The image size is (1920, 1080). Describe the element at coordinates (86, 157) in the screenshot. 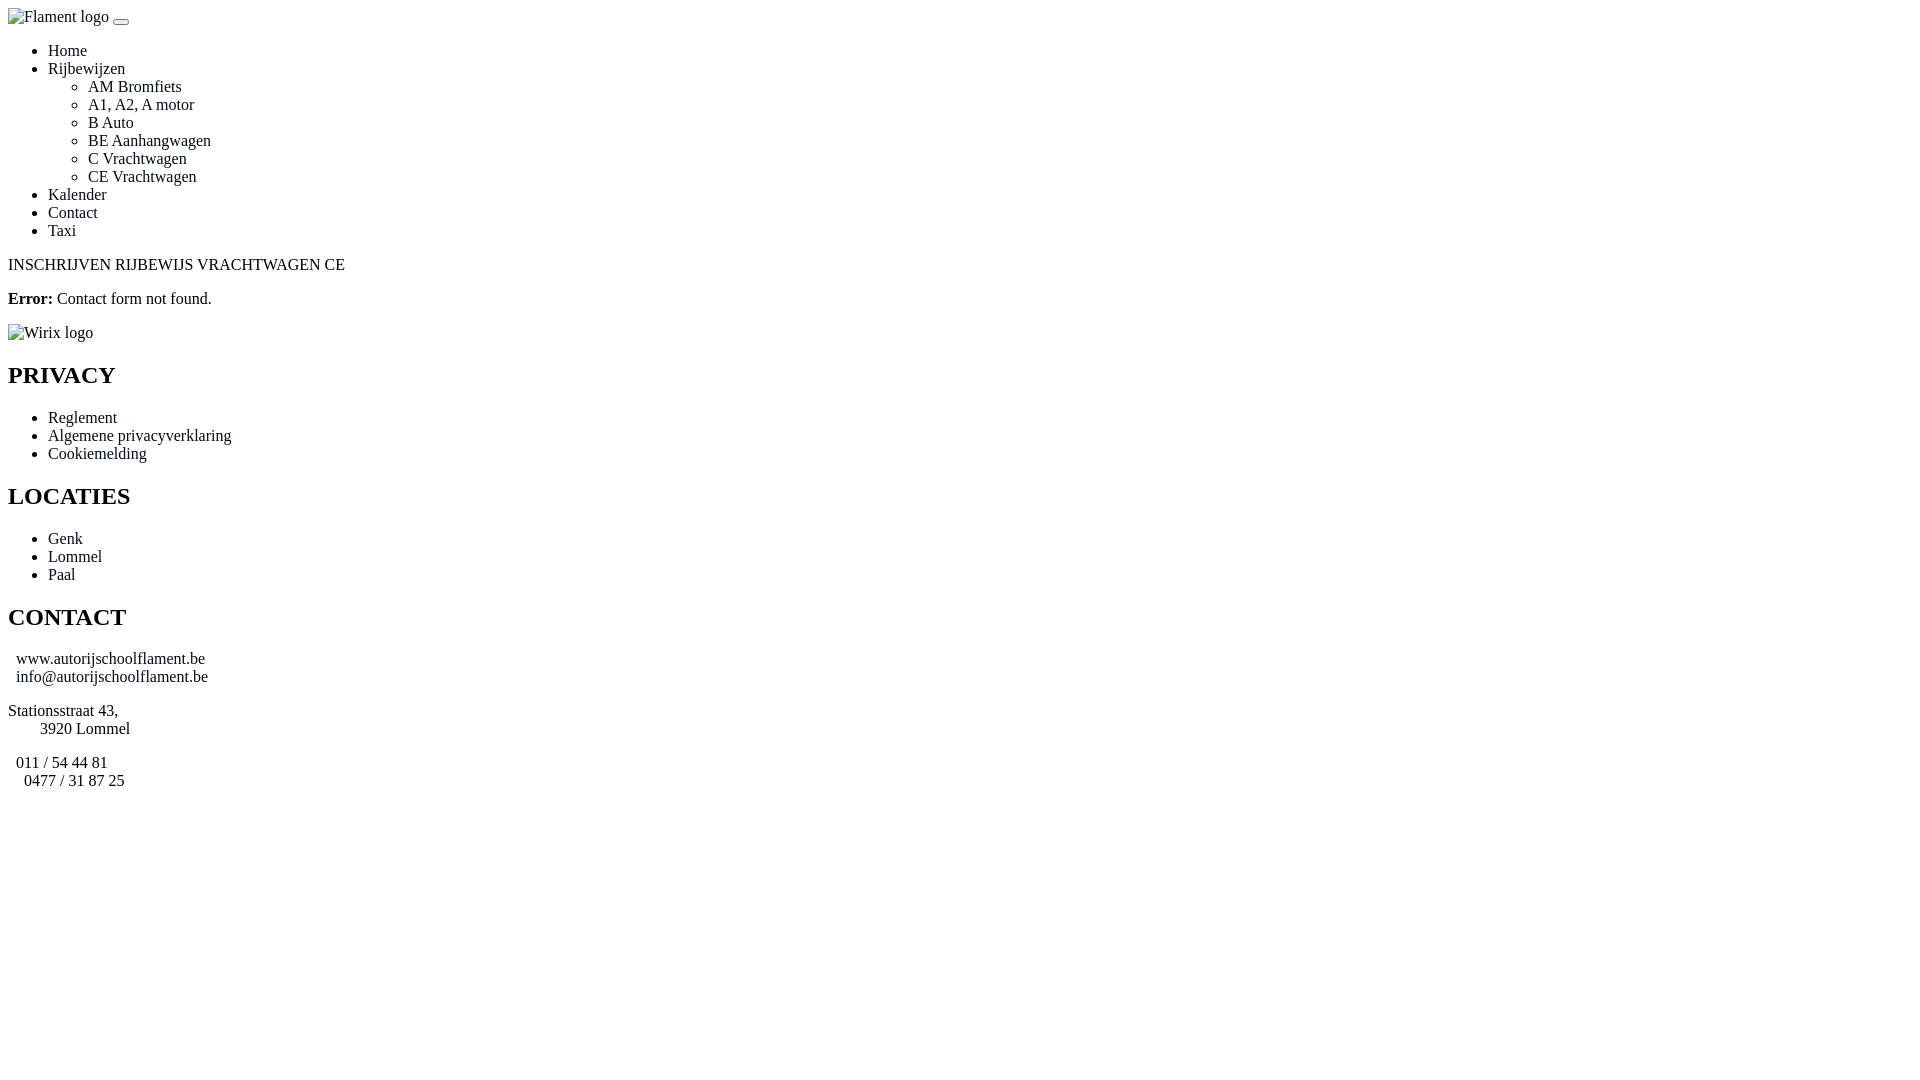

I see `'C Vrachtwagen'` at that location.